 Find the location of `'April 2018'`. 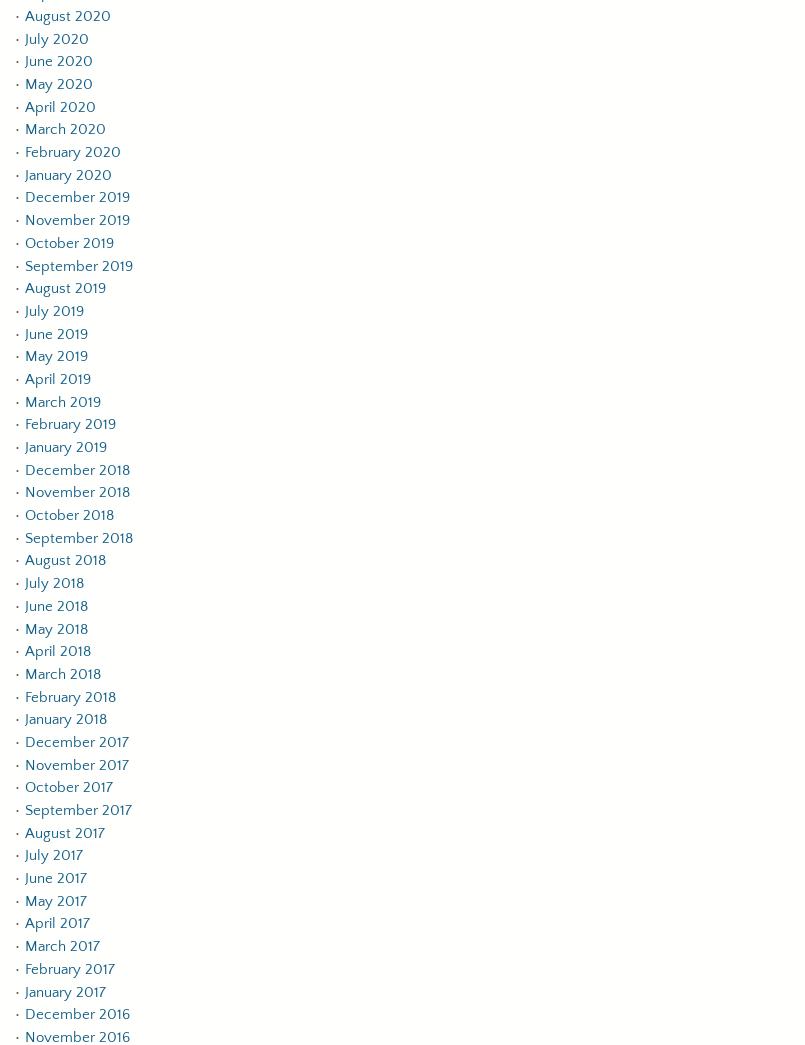

'April 2018' is located at coordinates (57, 651).